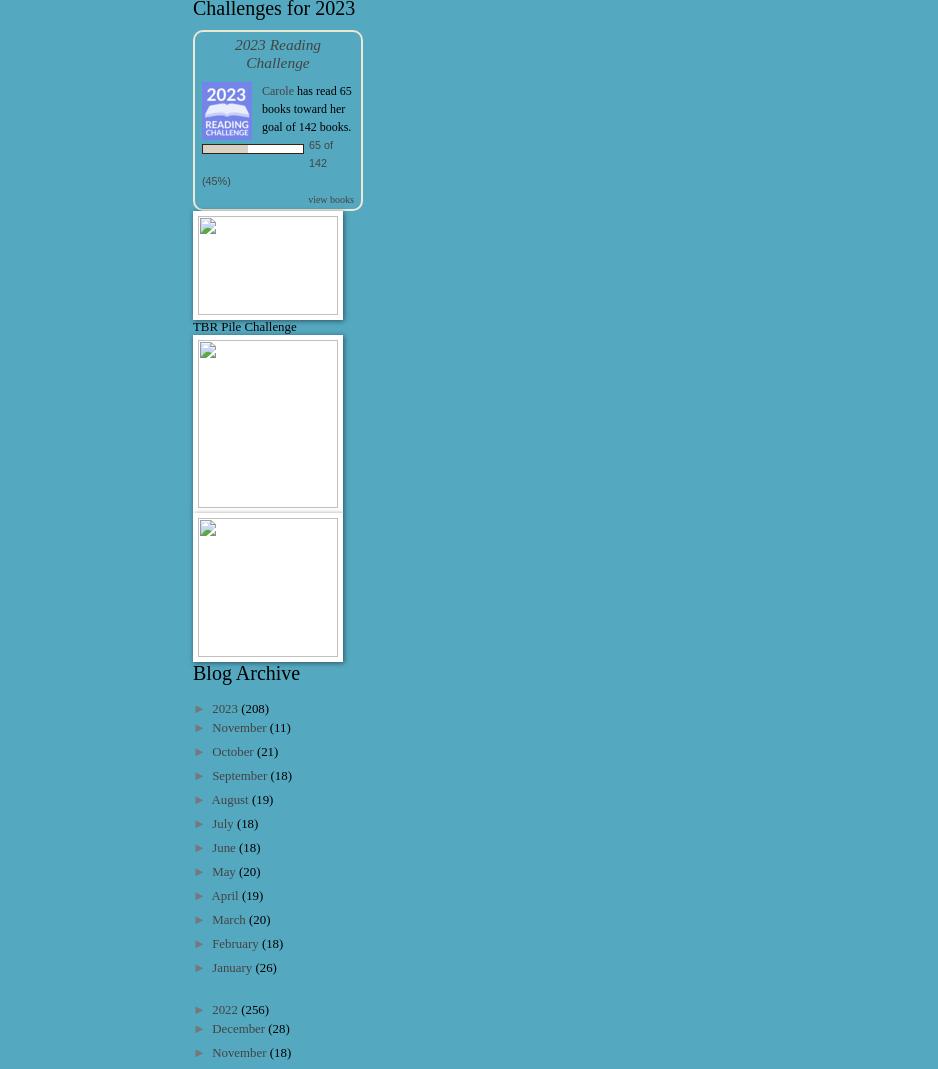  Describe the element at coordinates (211, 775) in the screenshot. I see `'September'` at that location.